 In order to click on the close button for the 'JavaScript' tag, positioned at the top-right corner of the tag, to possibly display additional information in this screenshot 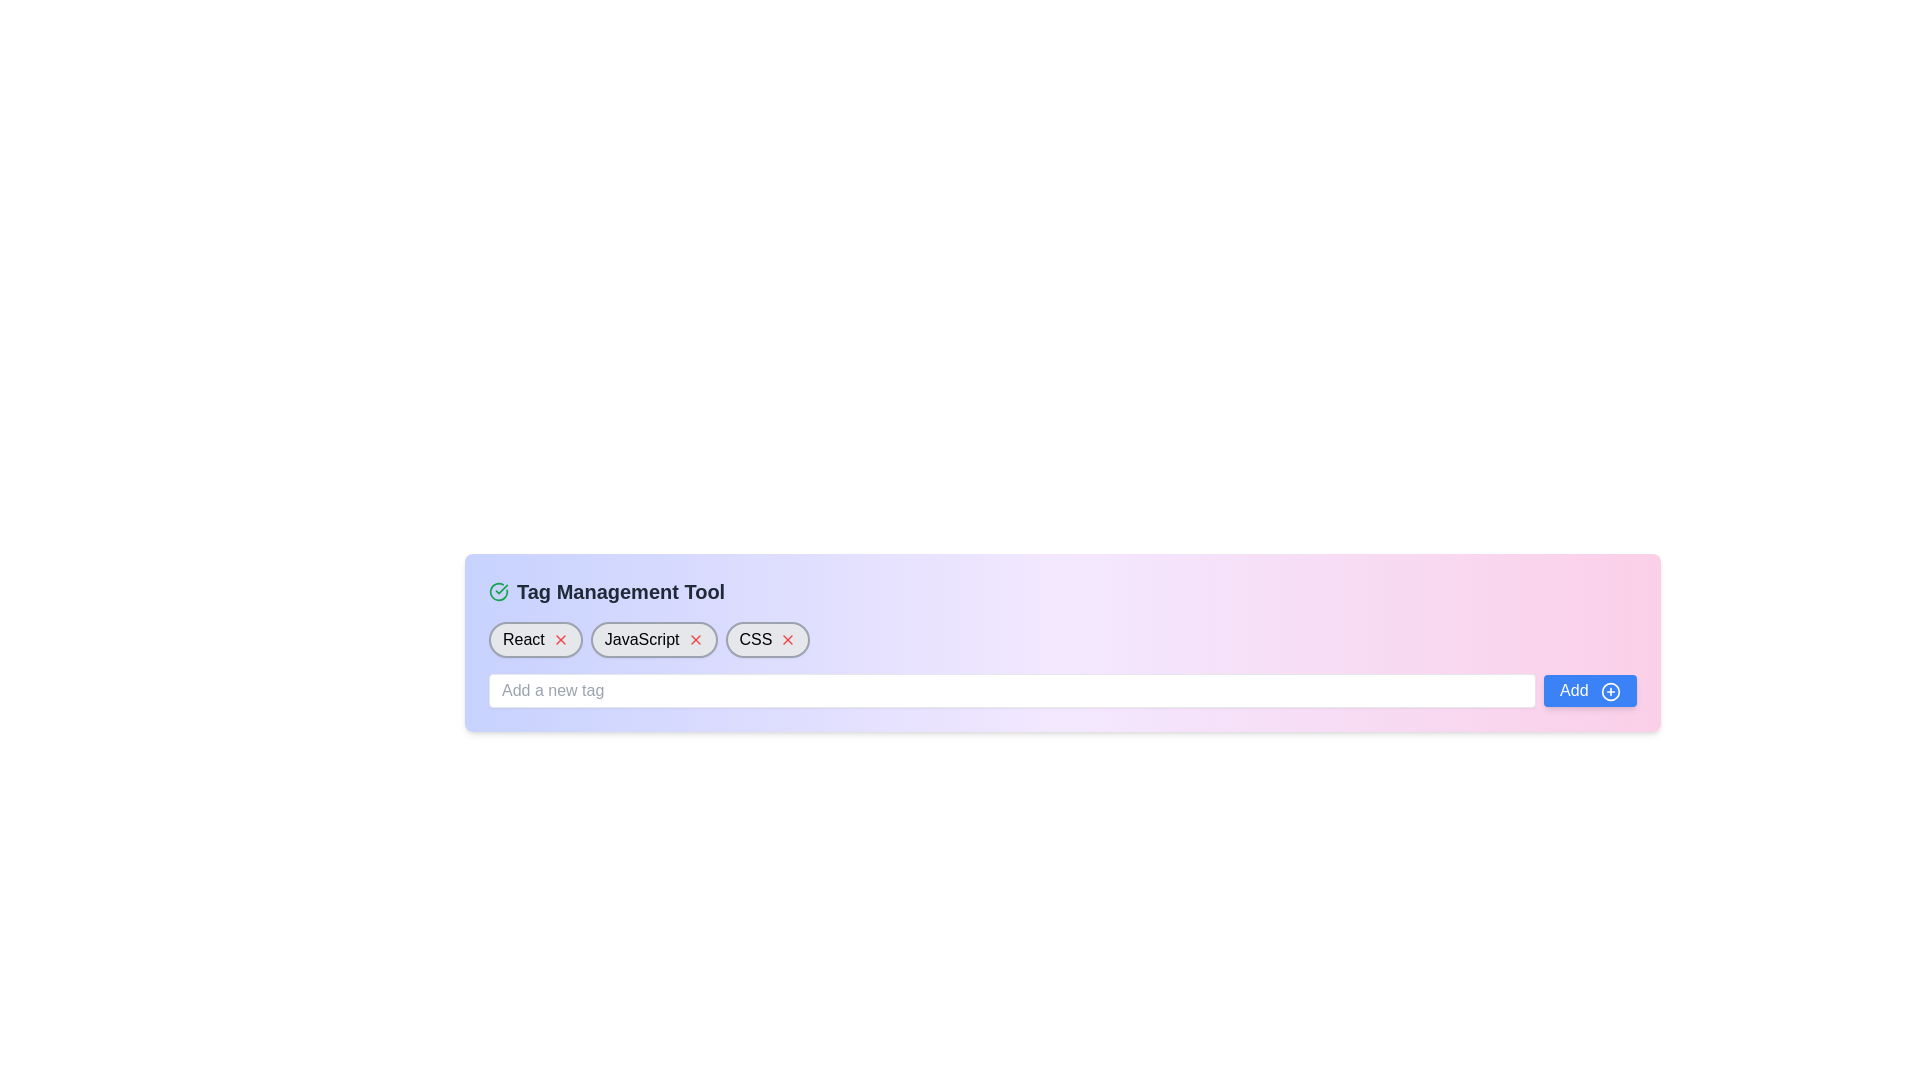, I will do `click(695, 640)`.